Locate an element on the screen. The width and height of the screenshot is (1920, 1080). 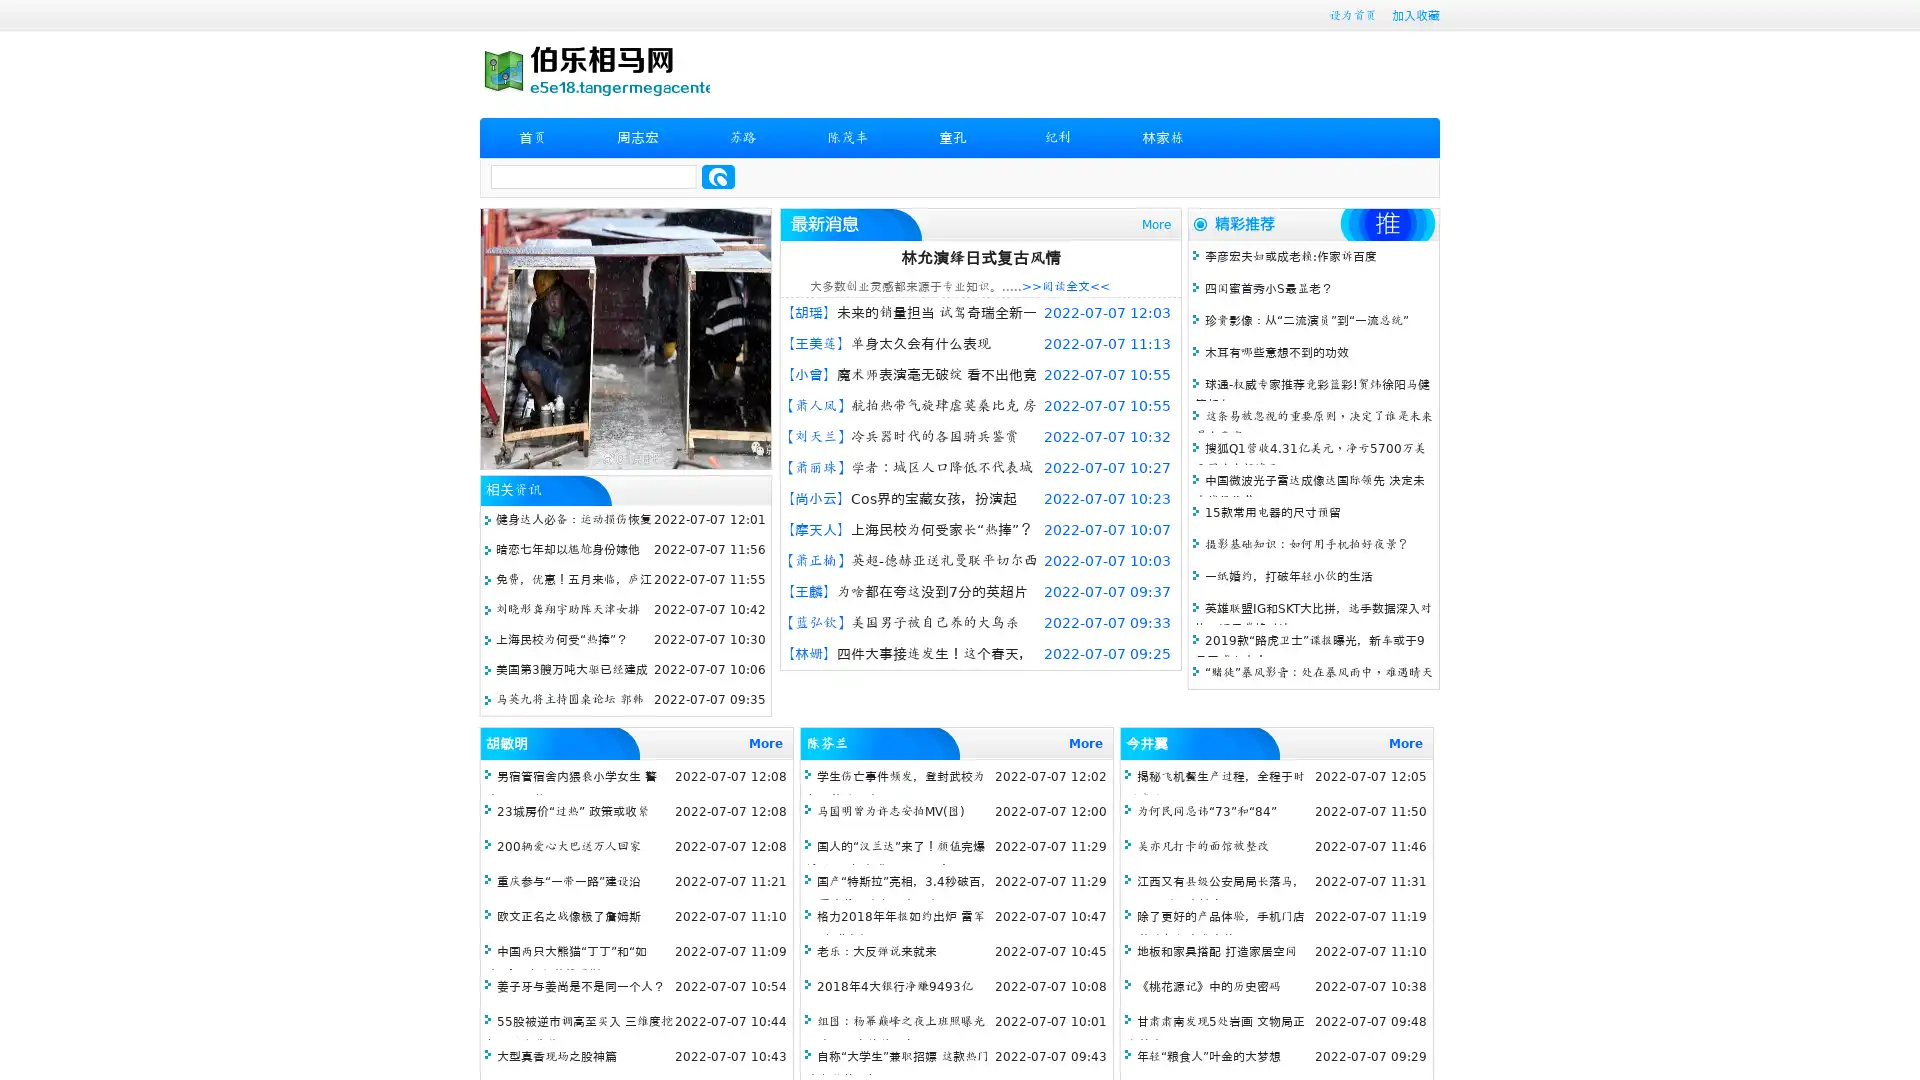
Search is located at coordinates (718, 176).